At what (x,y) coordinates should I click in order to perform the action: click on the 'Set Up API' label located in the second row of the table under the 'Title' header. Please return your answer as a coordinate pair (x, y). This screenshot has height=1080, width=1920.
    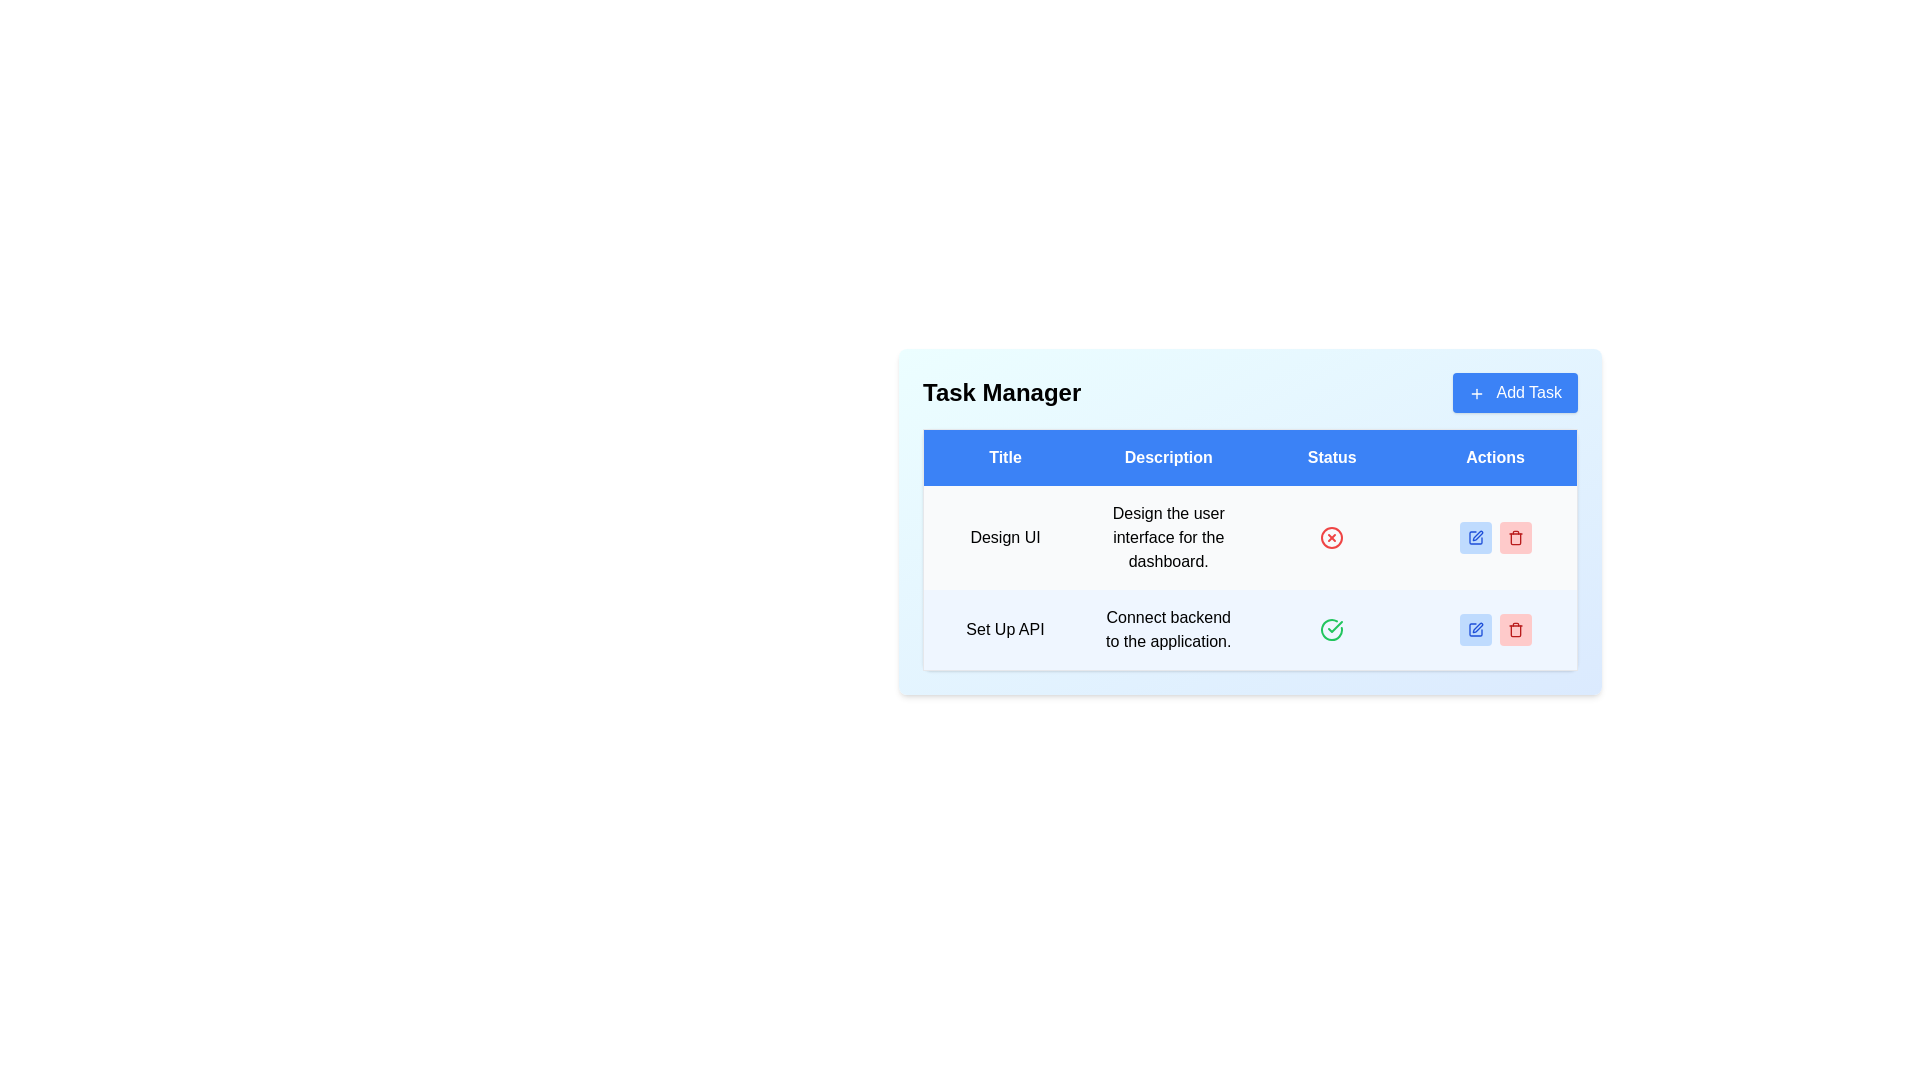
    Looking at the image, I should click on (1005, 630).